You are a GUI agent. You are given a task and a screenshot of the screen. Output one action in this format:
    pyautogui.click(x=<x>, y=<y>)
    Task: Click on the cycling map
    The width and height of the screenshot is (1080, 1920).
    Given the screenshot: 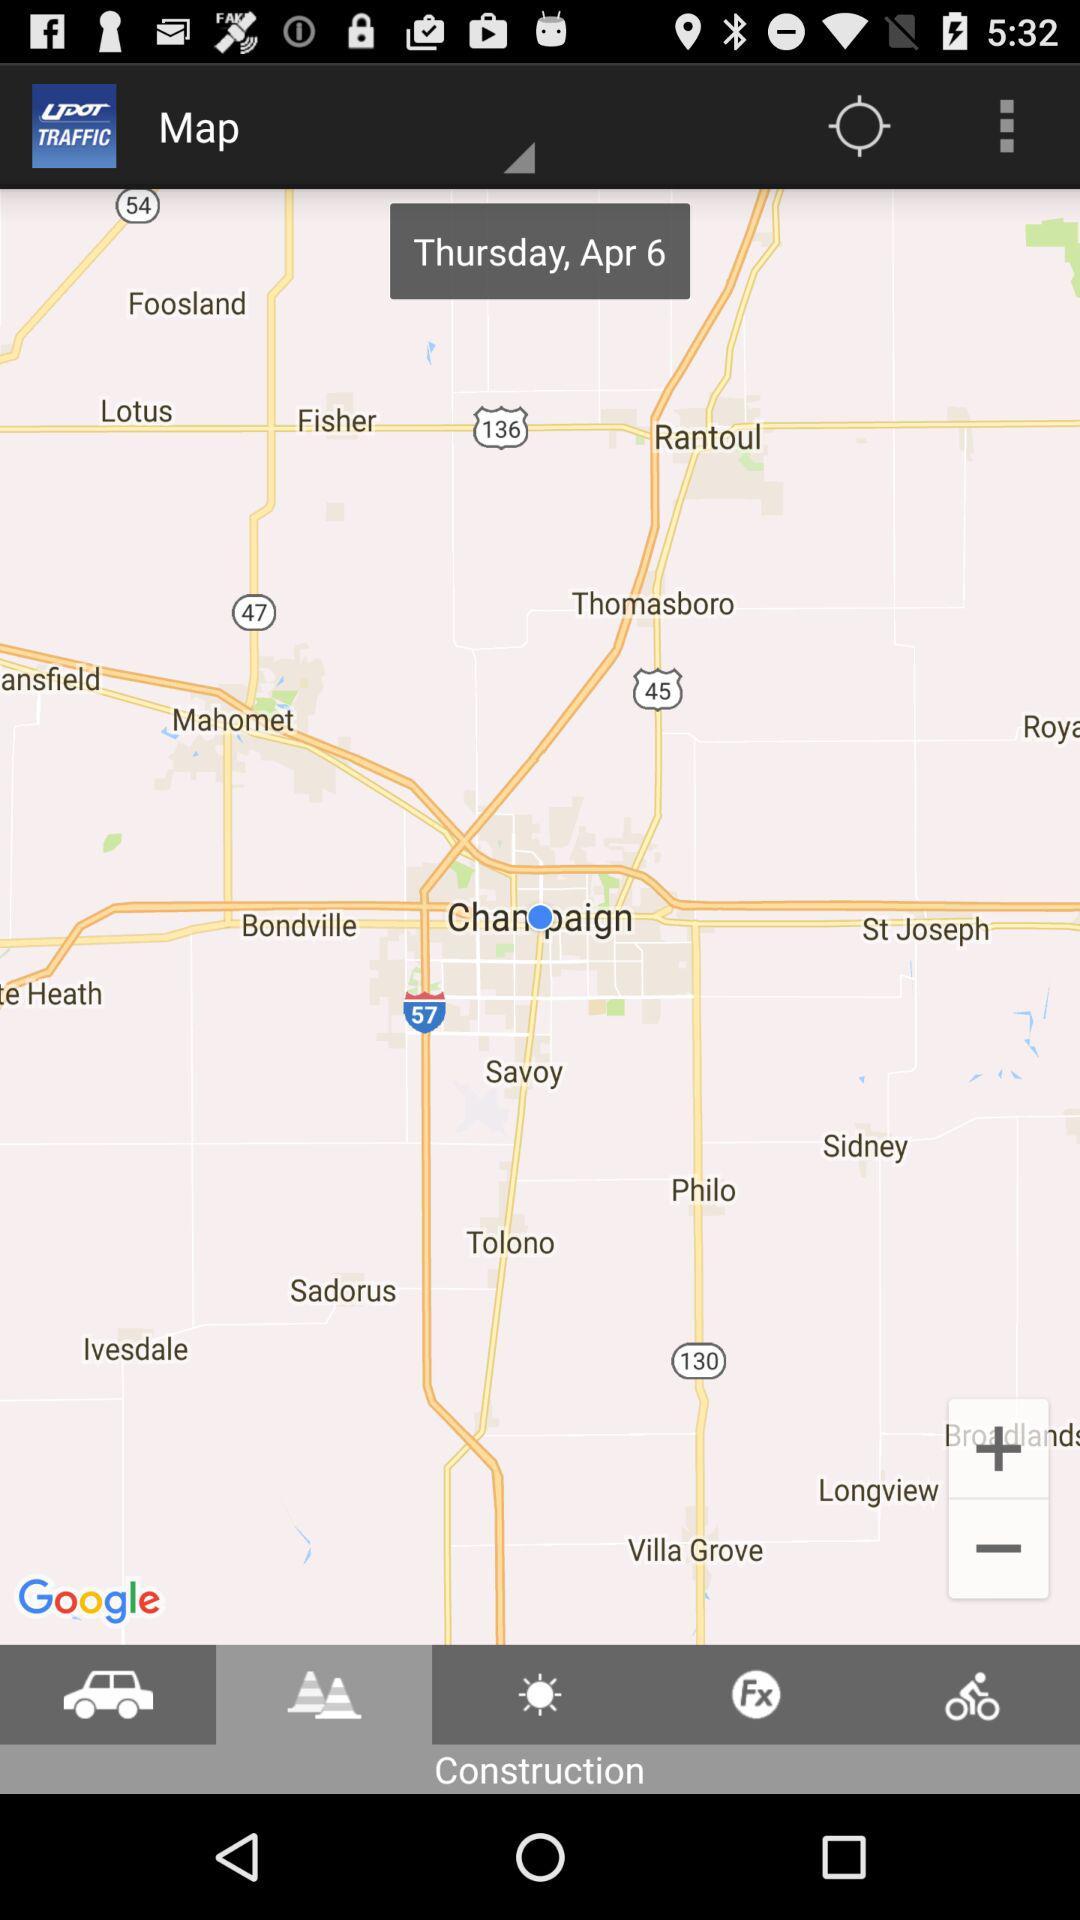 What is the action you would take?
    pyautogui.click(x=971, y=1693)
    